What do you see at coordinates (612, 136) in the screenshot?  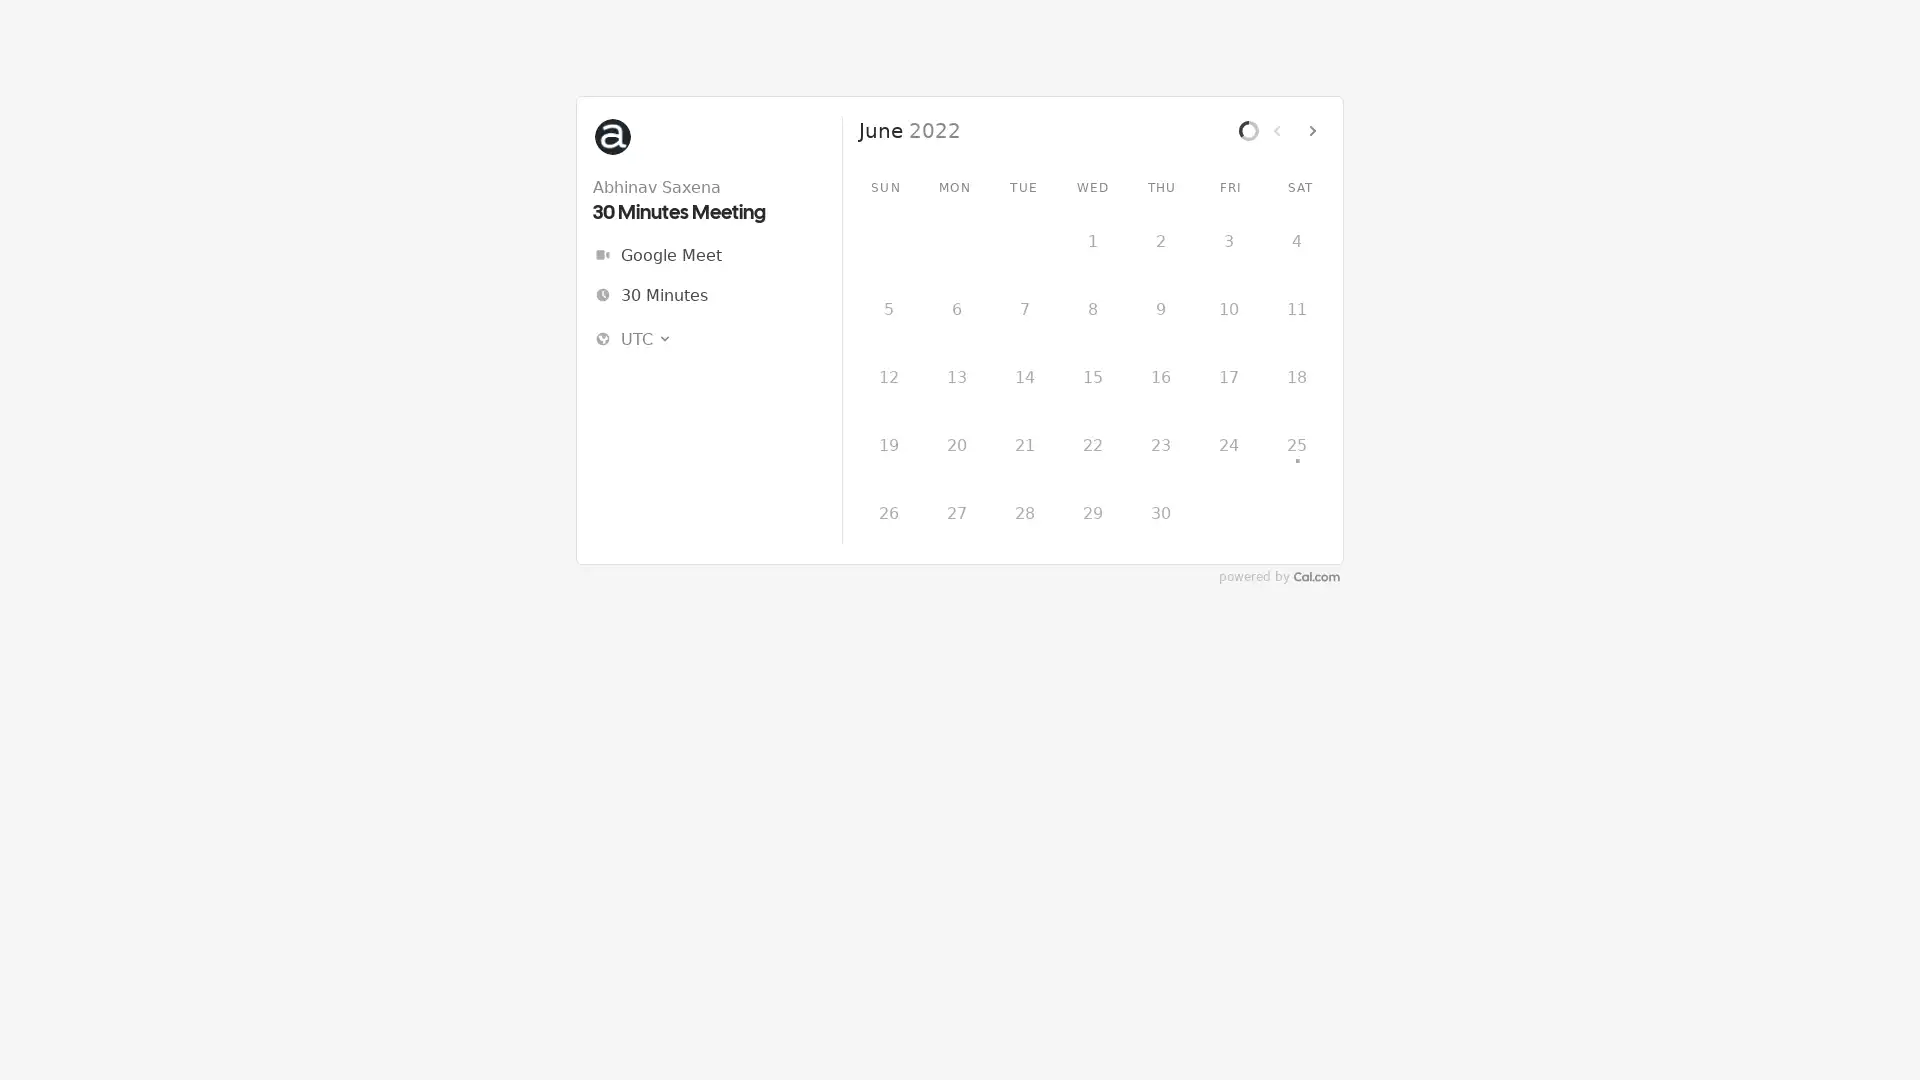 I see `Abhinav Saxena` at bounding box center [612, 136].